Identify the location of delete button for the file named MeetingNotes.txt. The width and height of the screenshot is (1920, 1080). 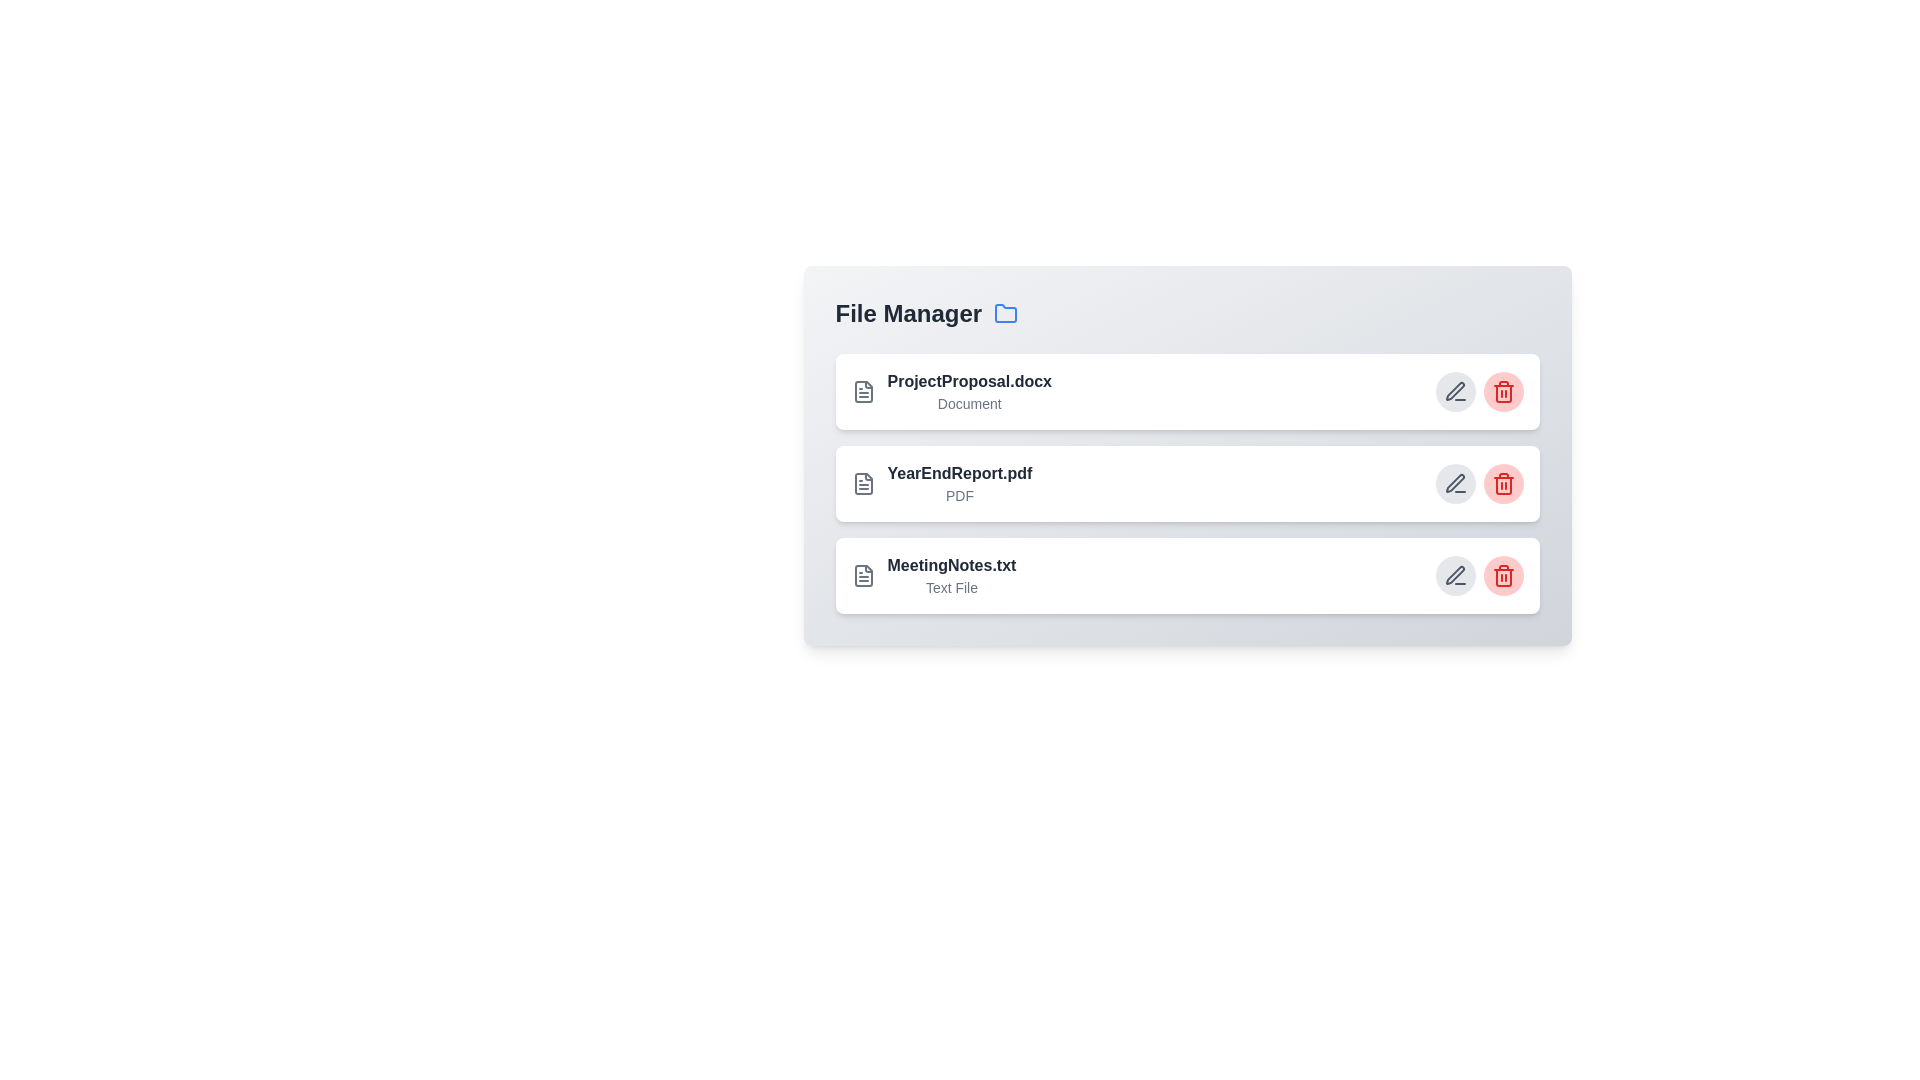
(1503, 575).